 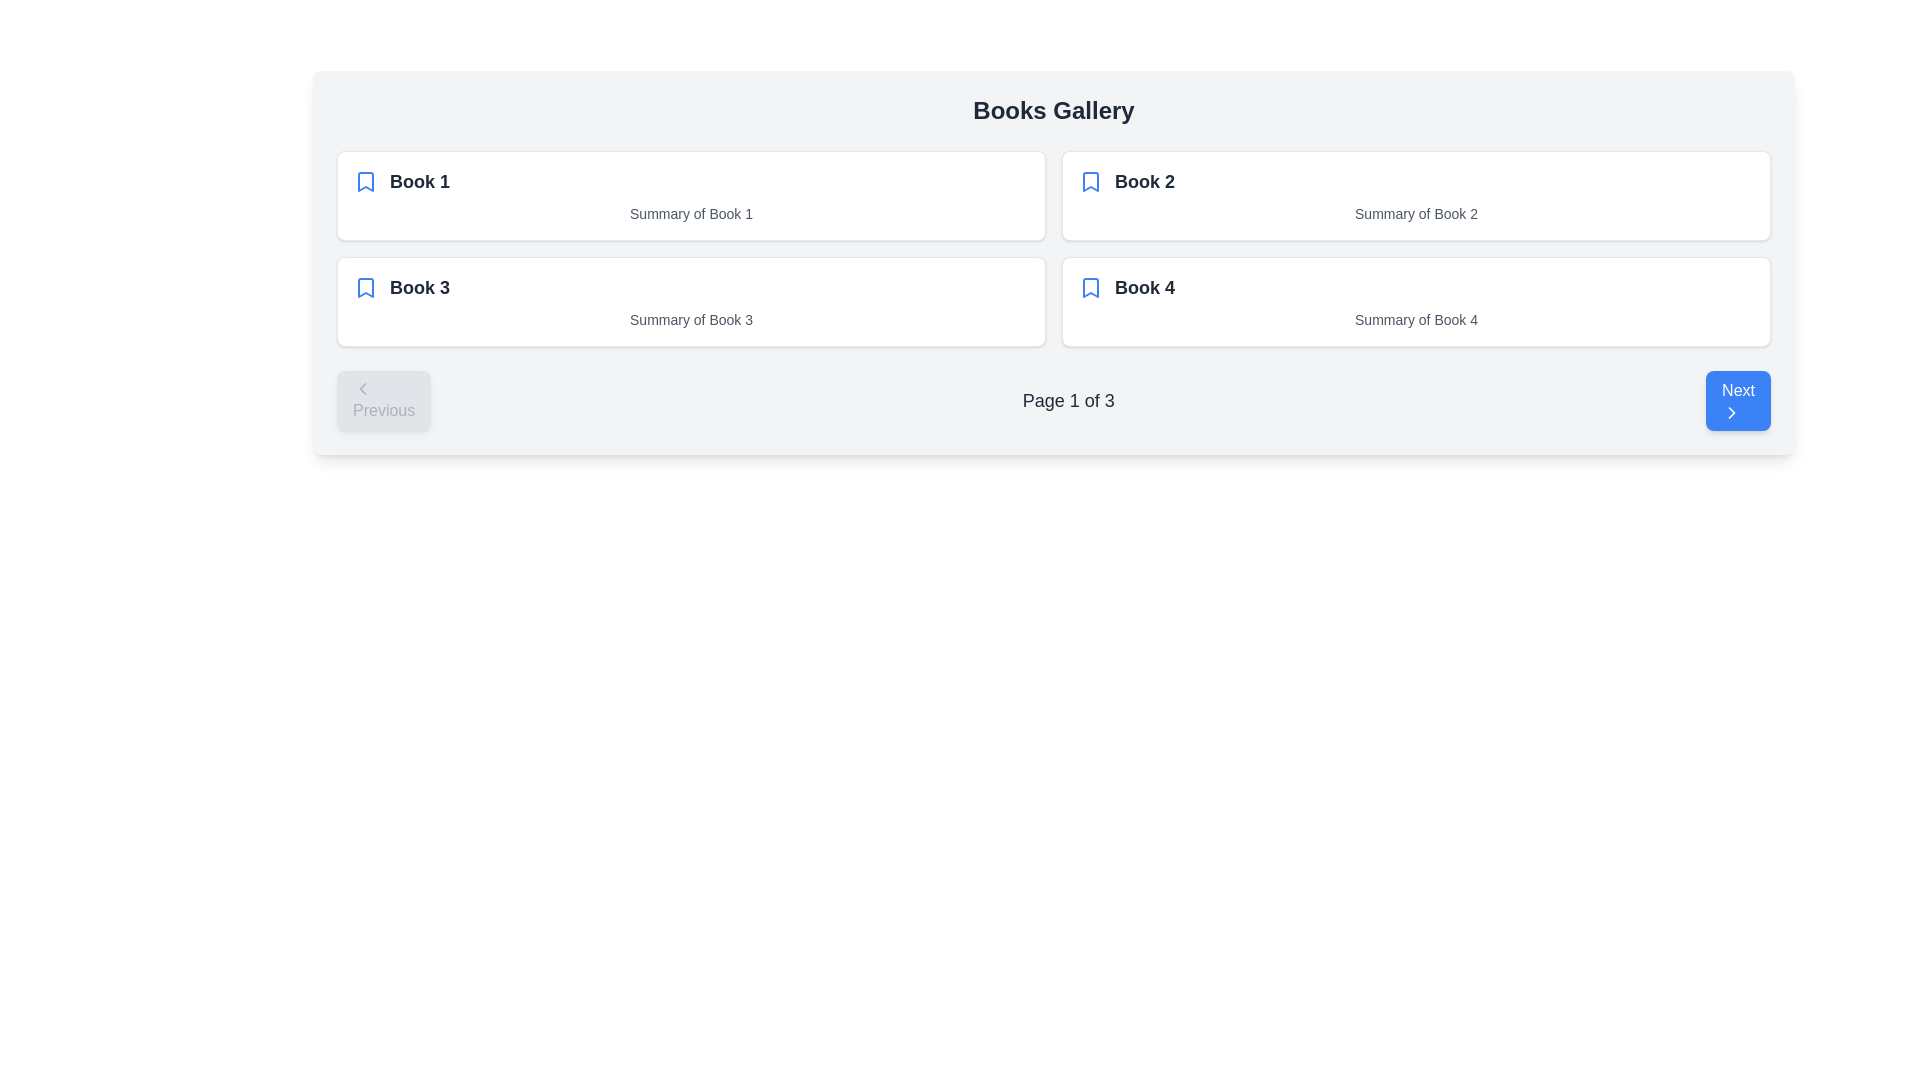 What do you see at coordinates (365, 181) in the screenshot?
I see `the bookmark-shaped icon styled in bold blue color, located to the left of the text 'Book 1' in the first card of the Books Gallery layout` at bounding box center [365, 181].